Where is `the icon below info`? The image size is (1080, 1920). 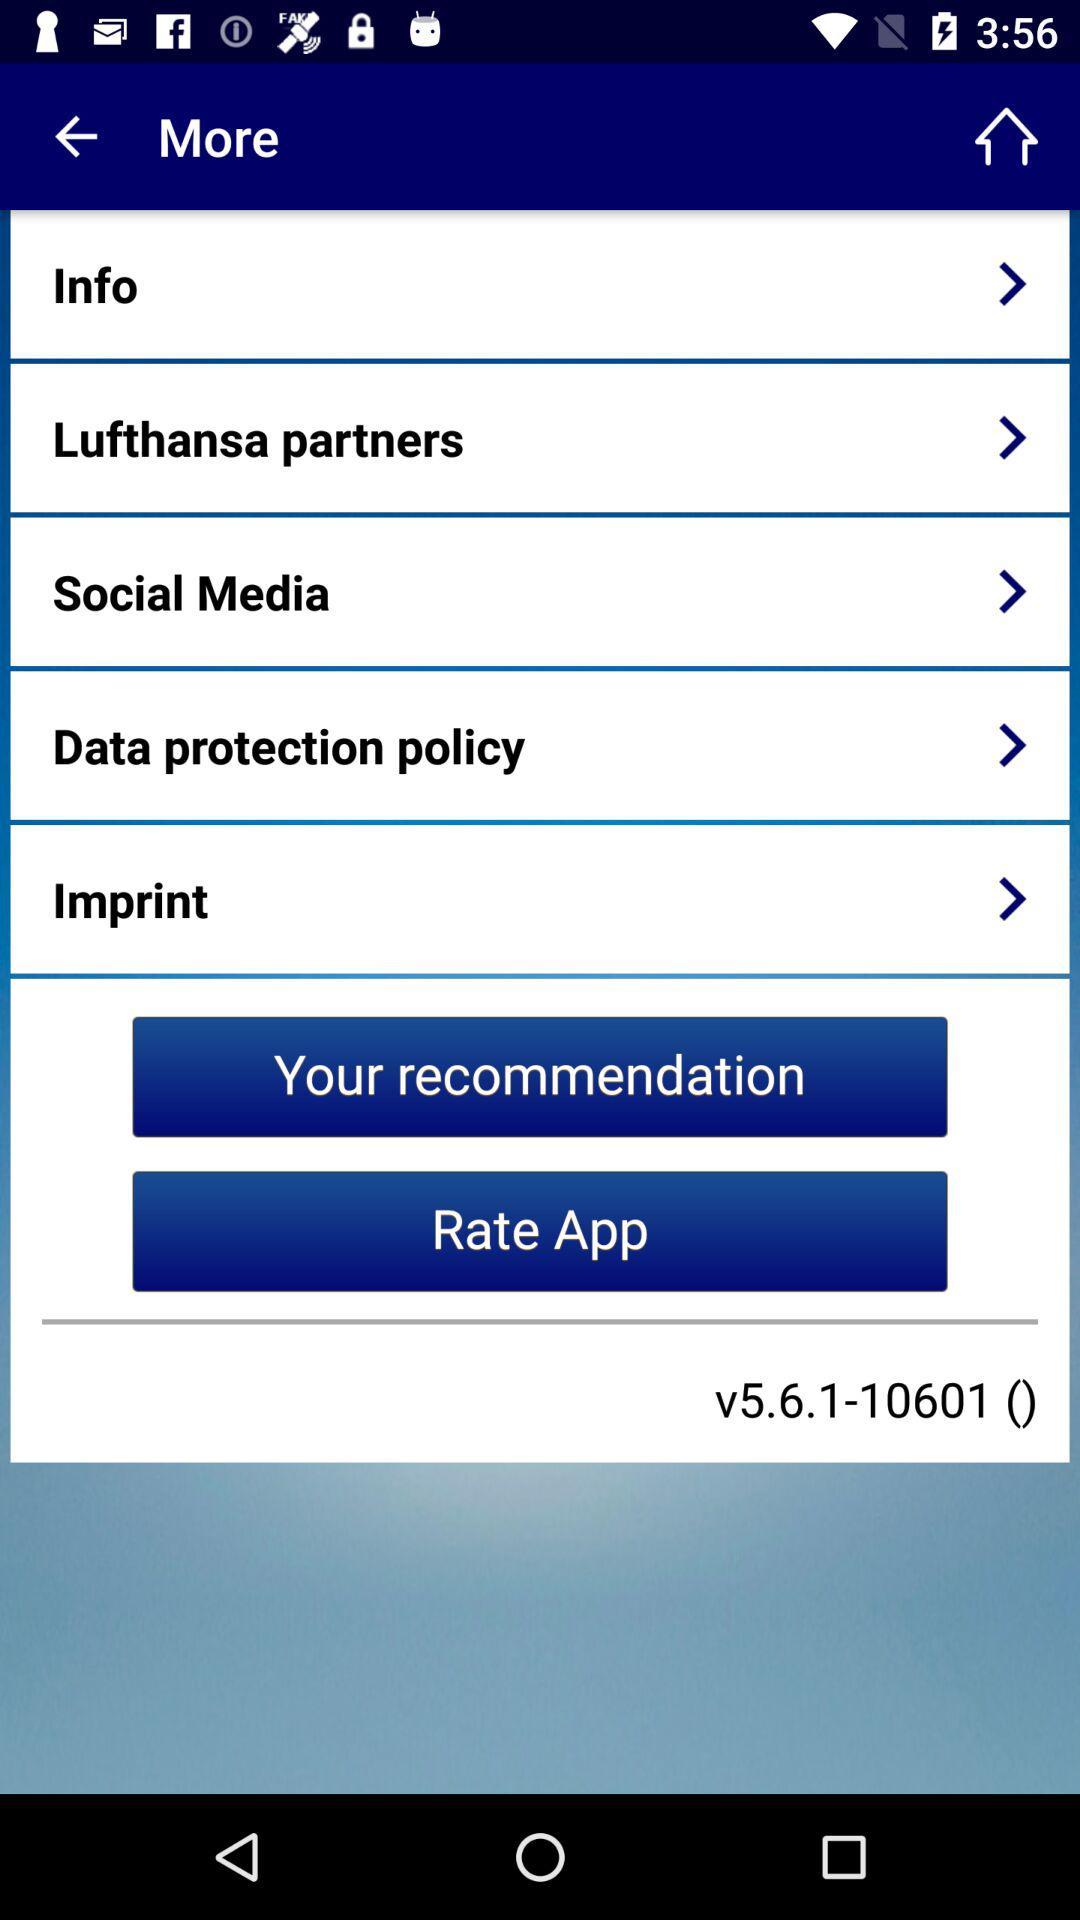 the icon below info is located at coordinates (257, 436).